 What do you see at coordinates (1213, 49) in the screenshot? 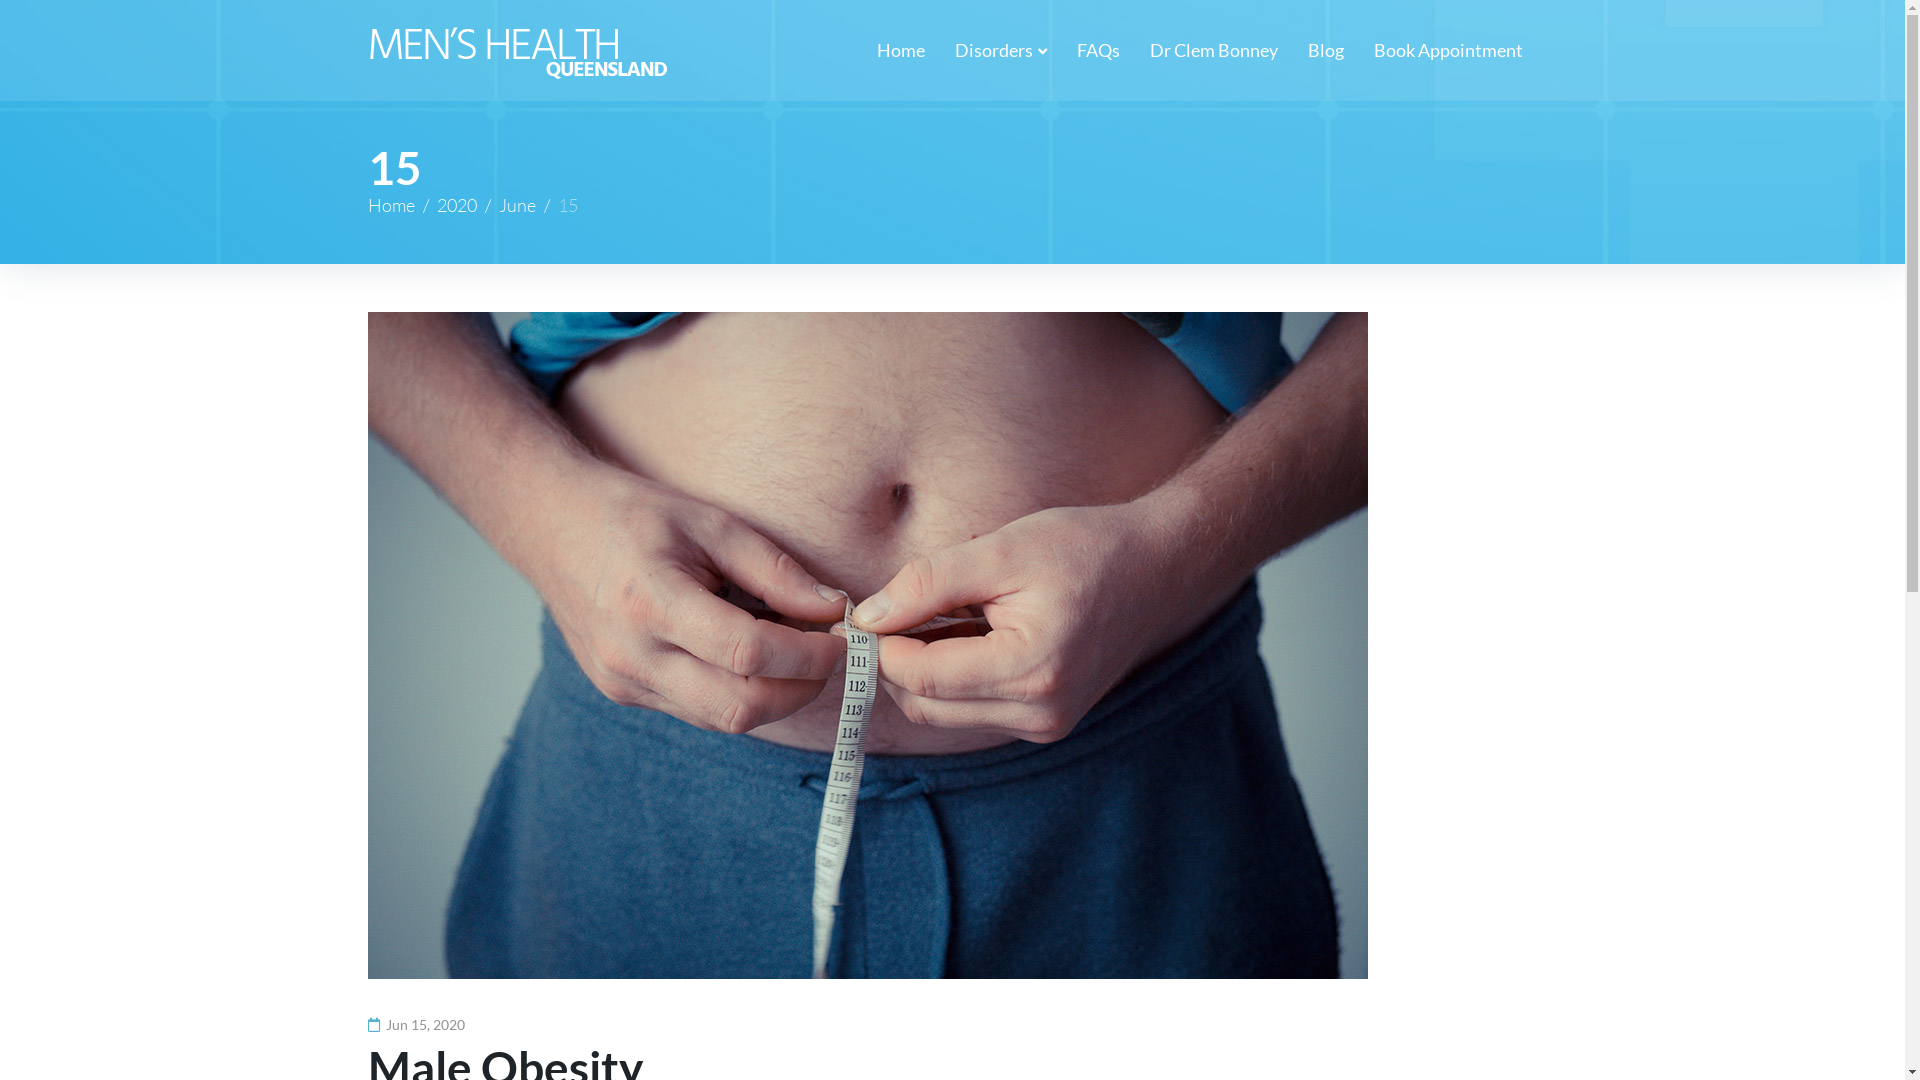
I see `'Dr Clem Bonney'` at bounding box center [1213, 49].